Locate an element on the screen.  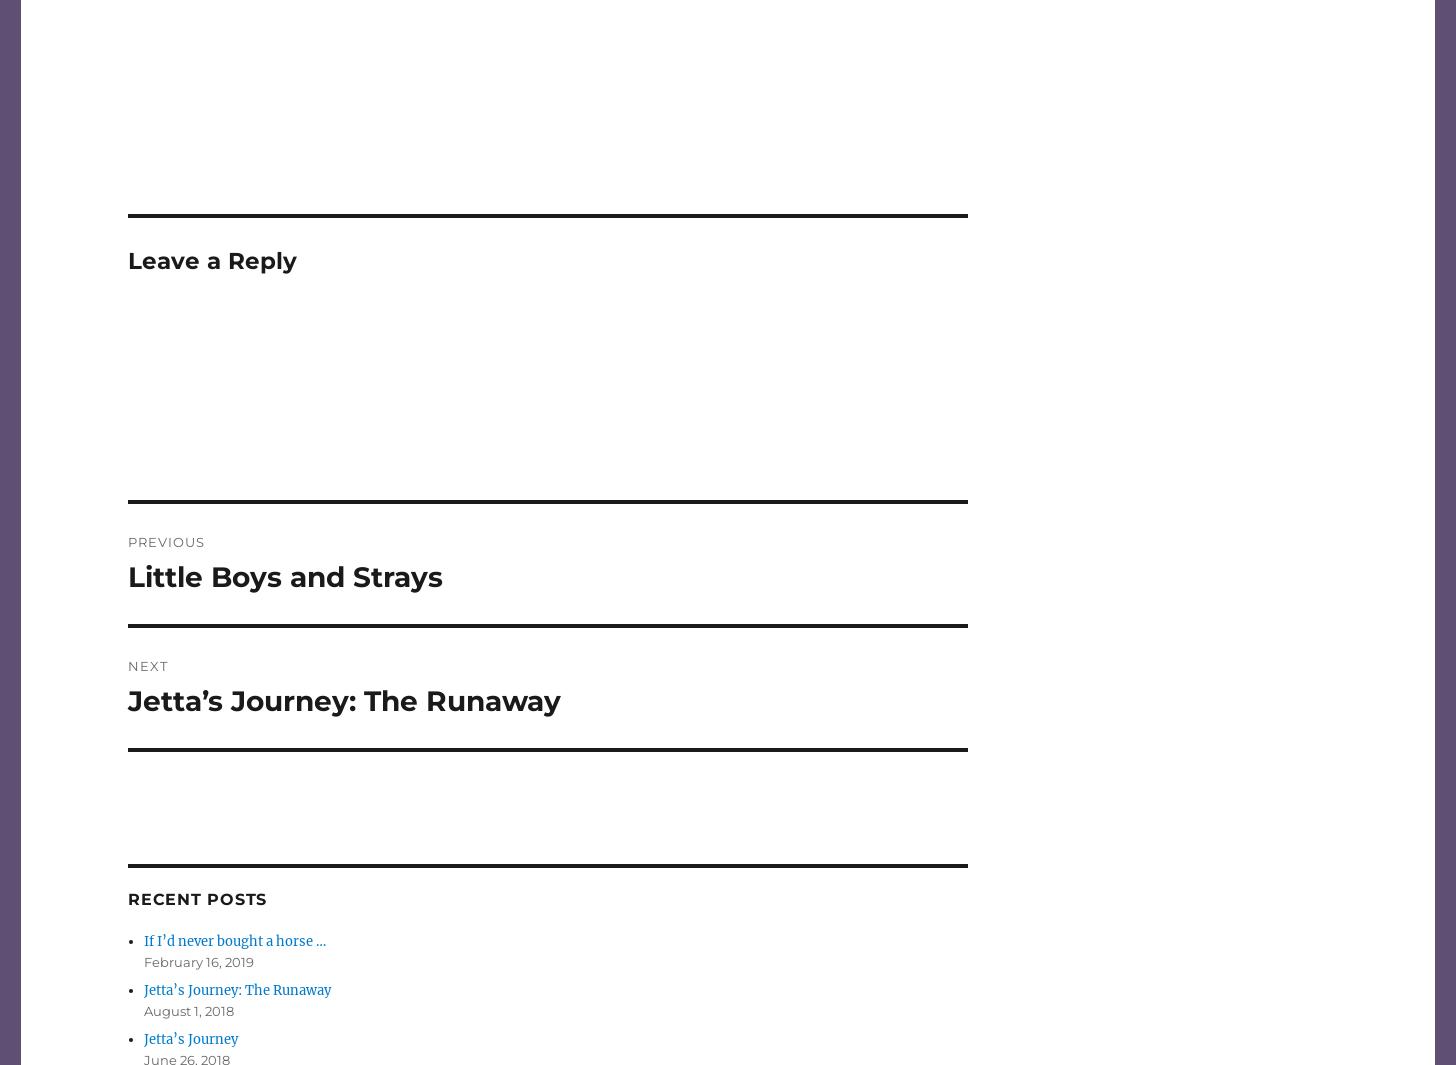
'August 1, 2018' is located at coordinates (188, 1011).